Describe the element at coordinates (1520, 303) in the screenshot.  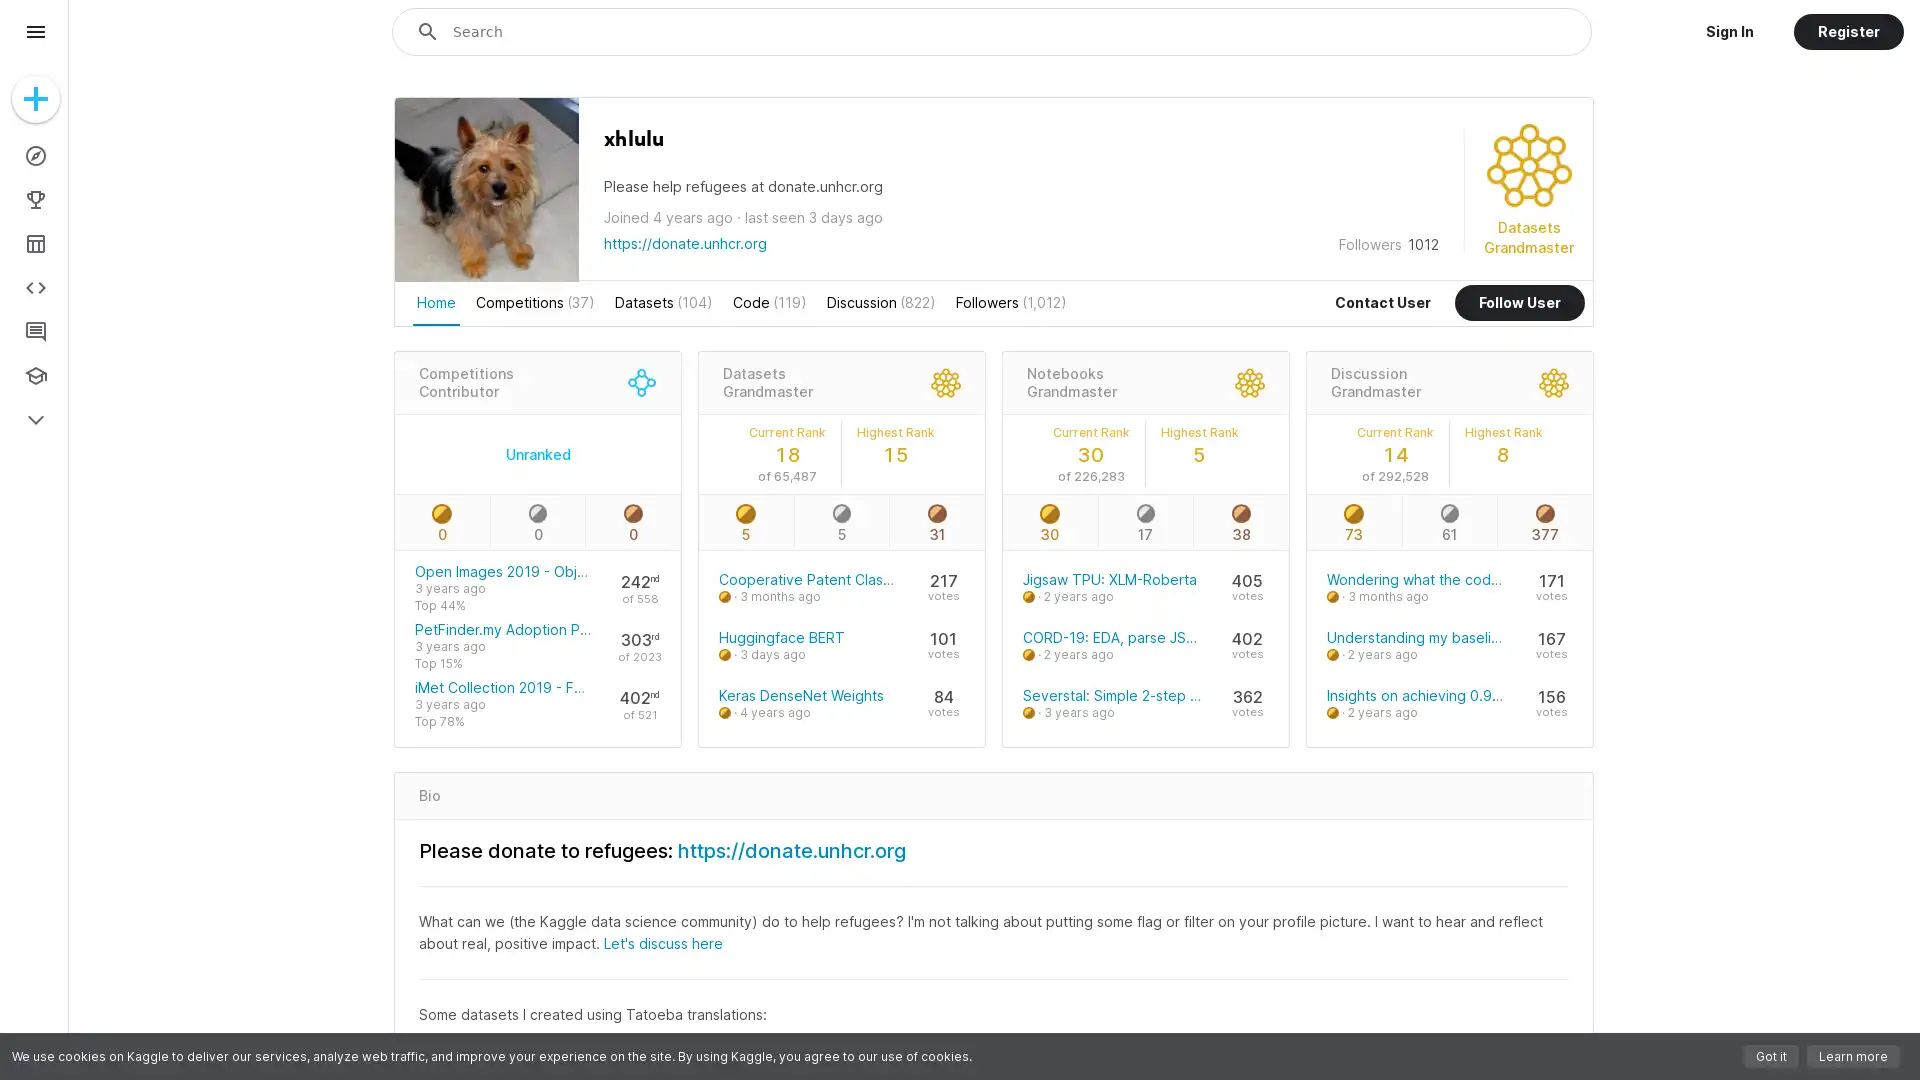
I see `Follow User` at that location.